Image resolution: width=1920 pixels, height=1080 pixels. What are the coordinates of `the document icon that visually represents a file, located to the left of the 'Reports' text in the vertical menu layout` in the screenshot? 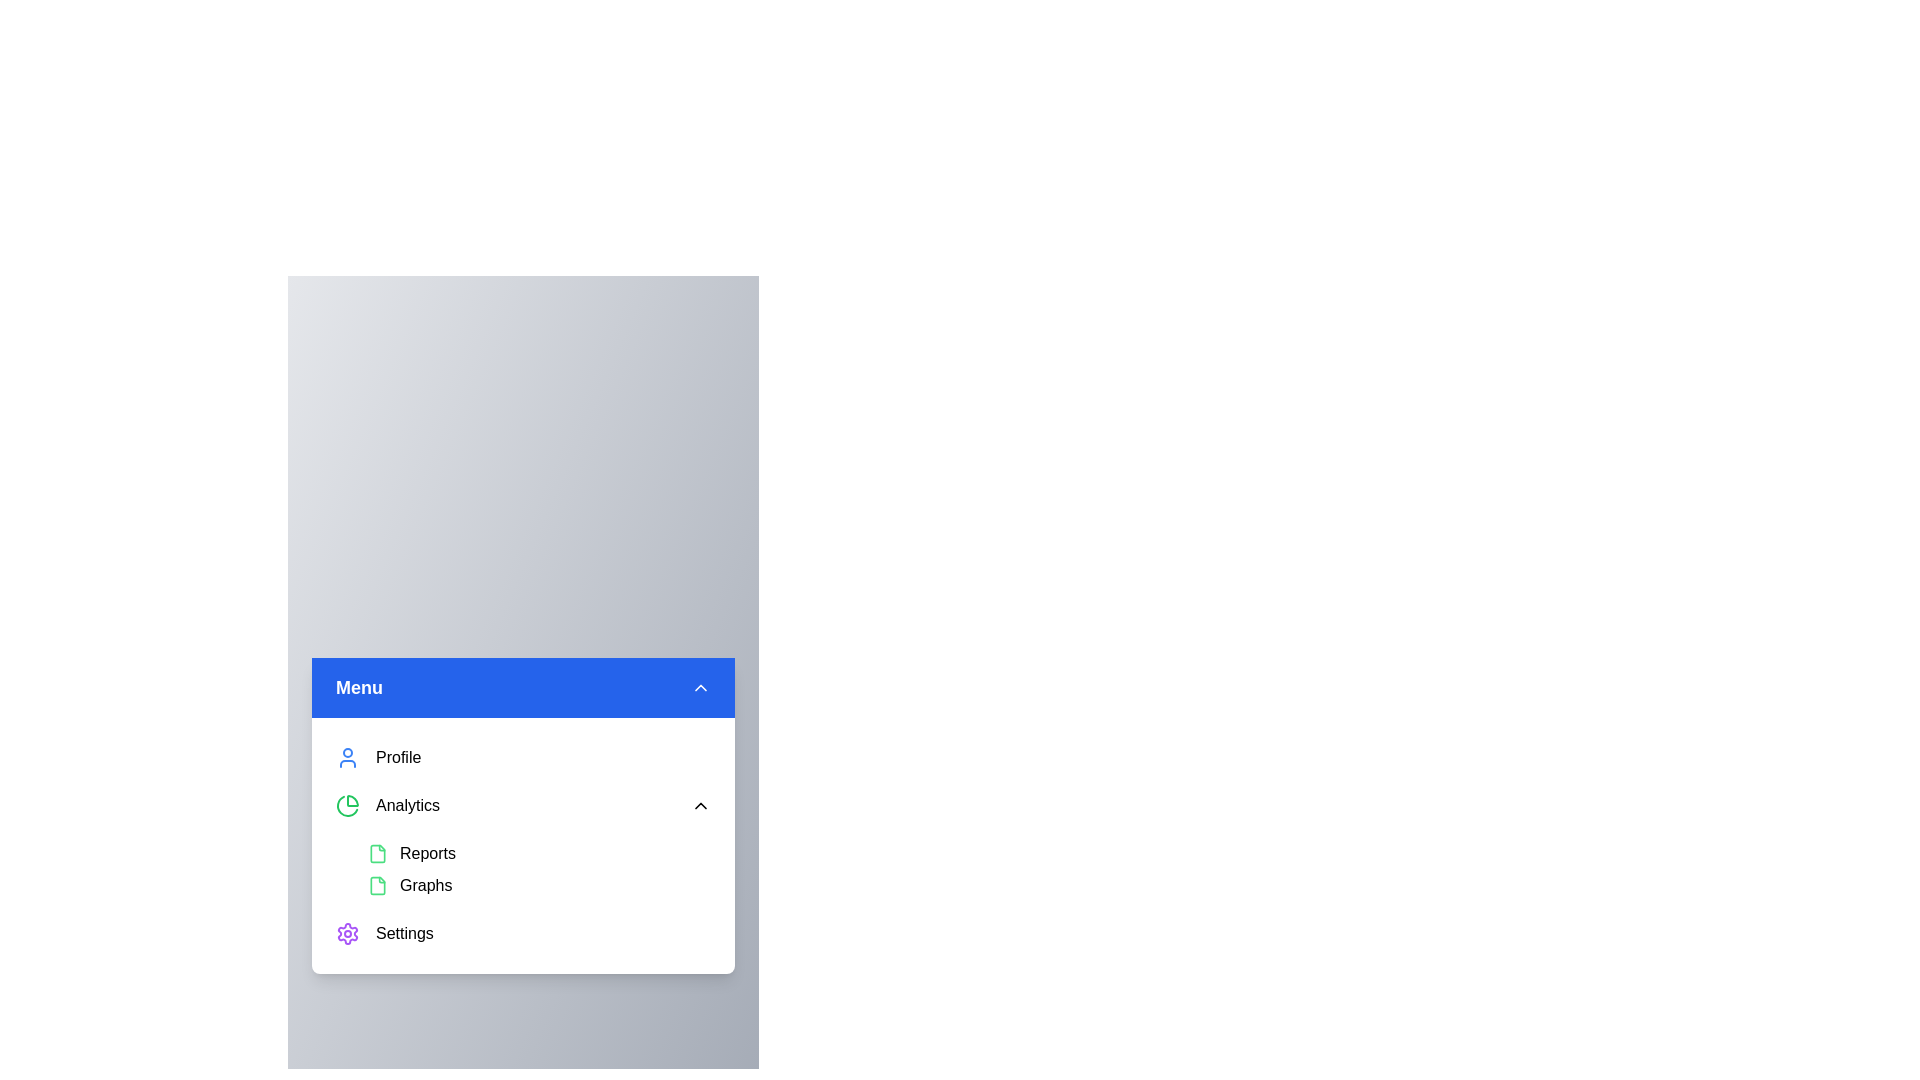 It's located at (378, 853).